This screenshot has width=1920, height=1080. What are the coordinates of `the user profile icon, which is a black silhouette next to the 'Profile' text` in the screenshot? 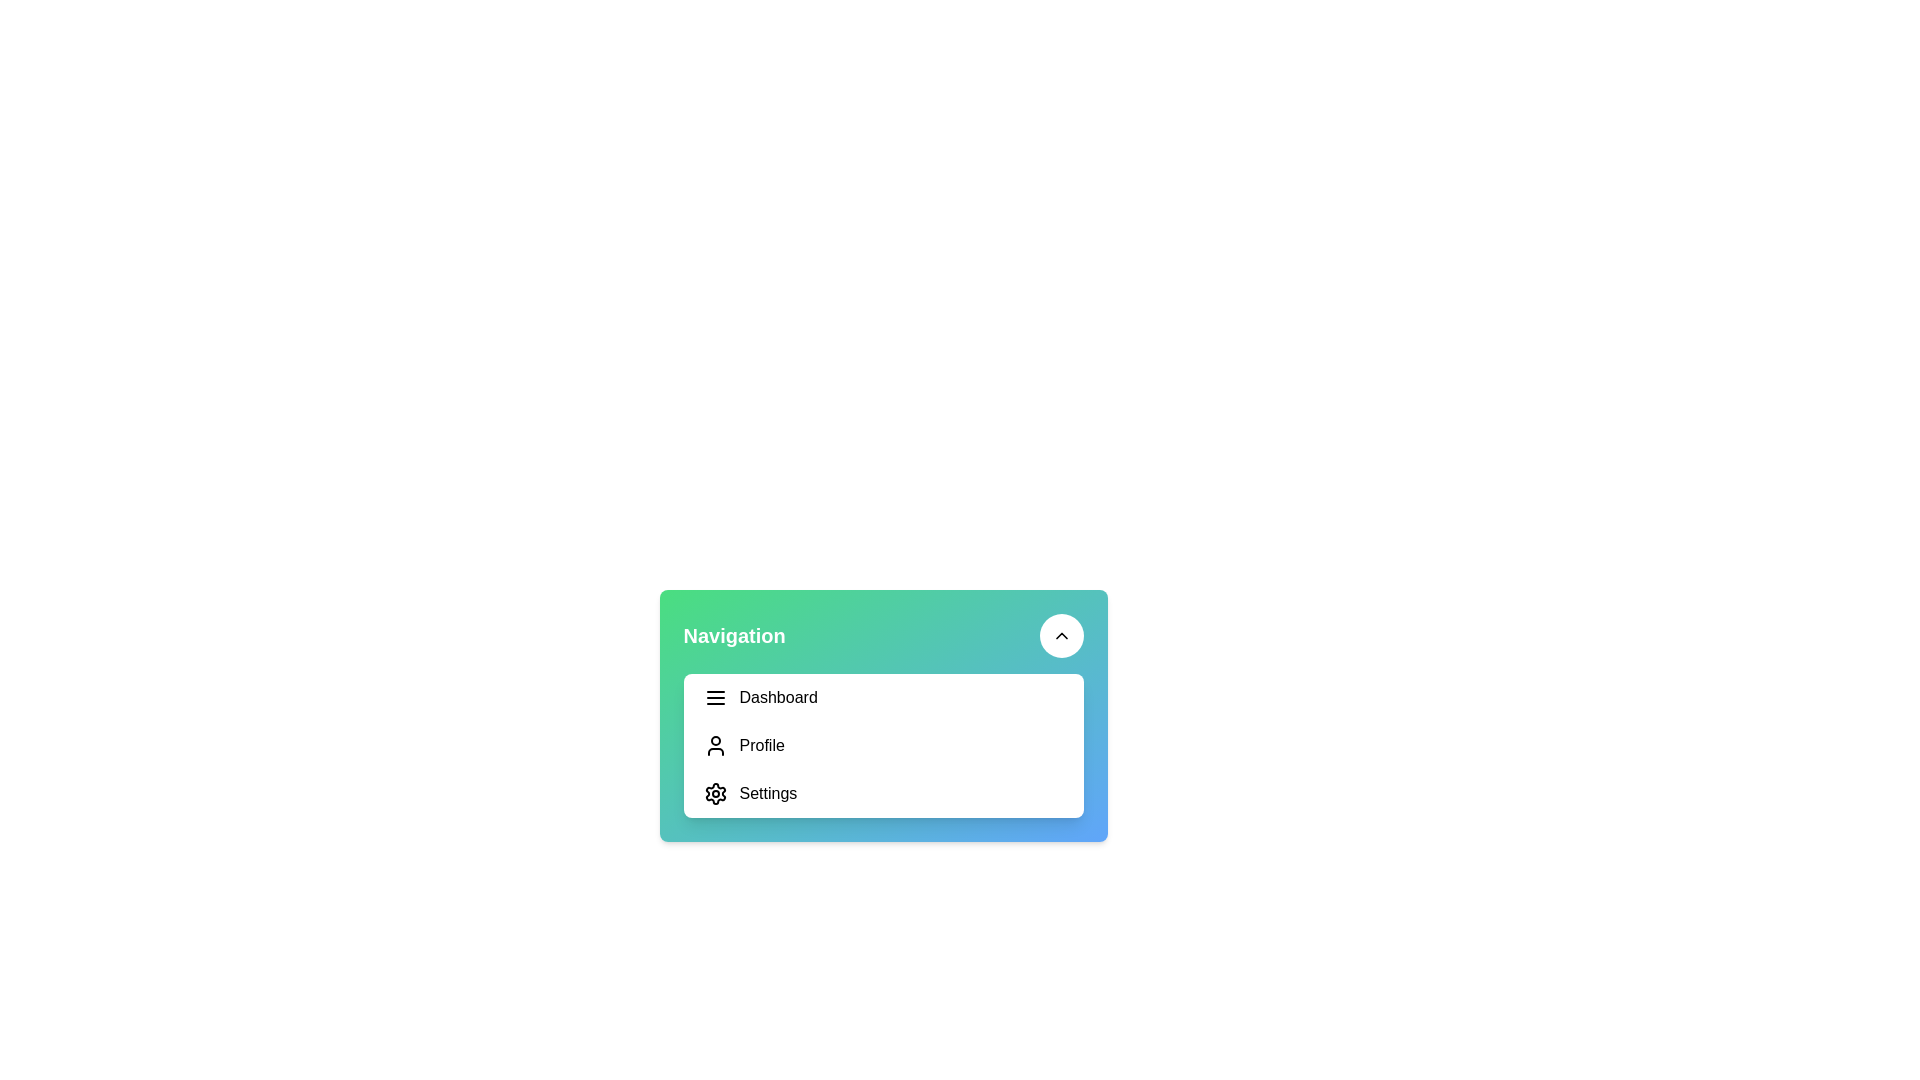 It's located at (715, 745).